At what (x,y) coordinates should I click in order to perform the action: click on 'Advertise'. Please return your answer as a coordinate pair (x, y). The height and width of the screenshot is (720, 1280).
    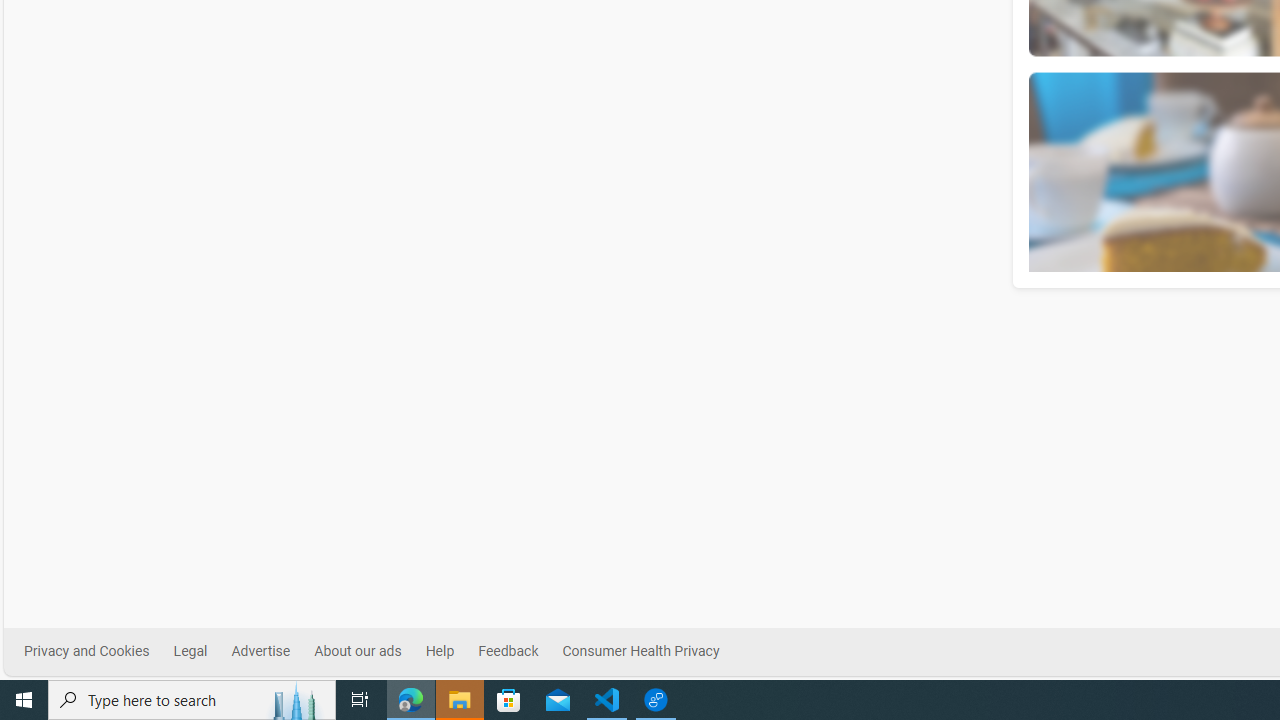
    Looking at the image, I should click on (259, 651).